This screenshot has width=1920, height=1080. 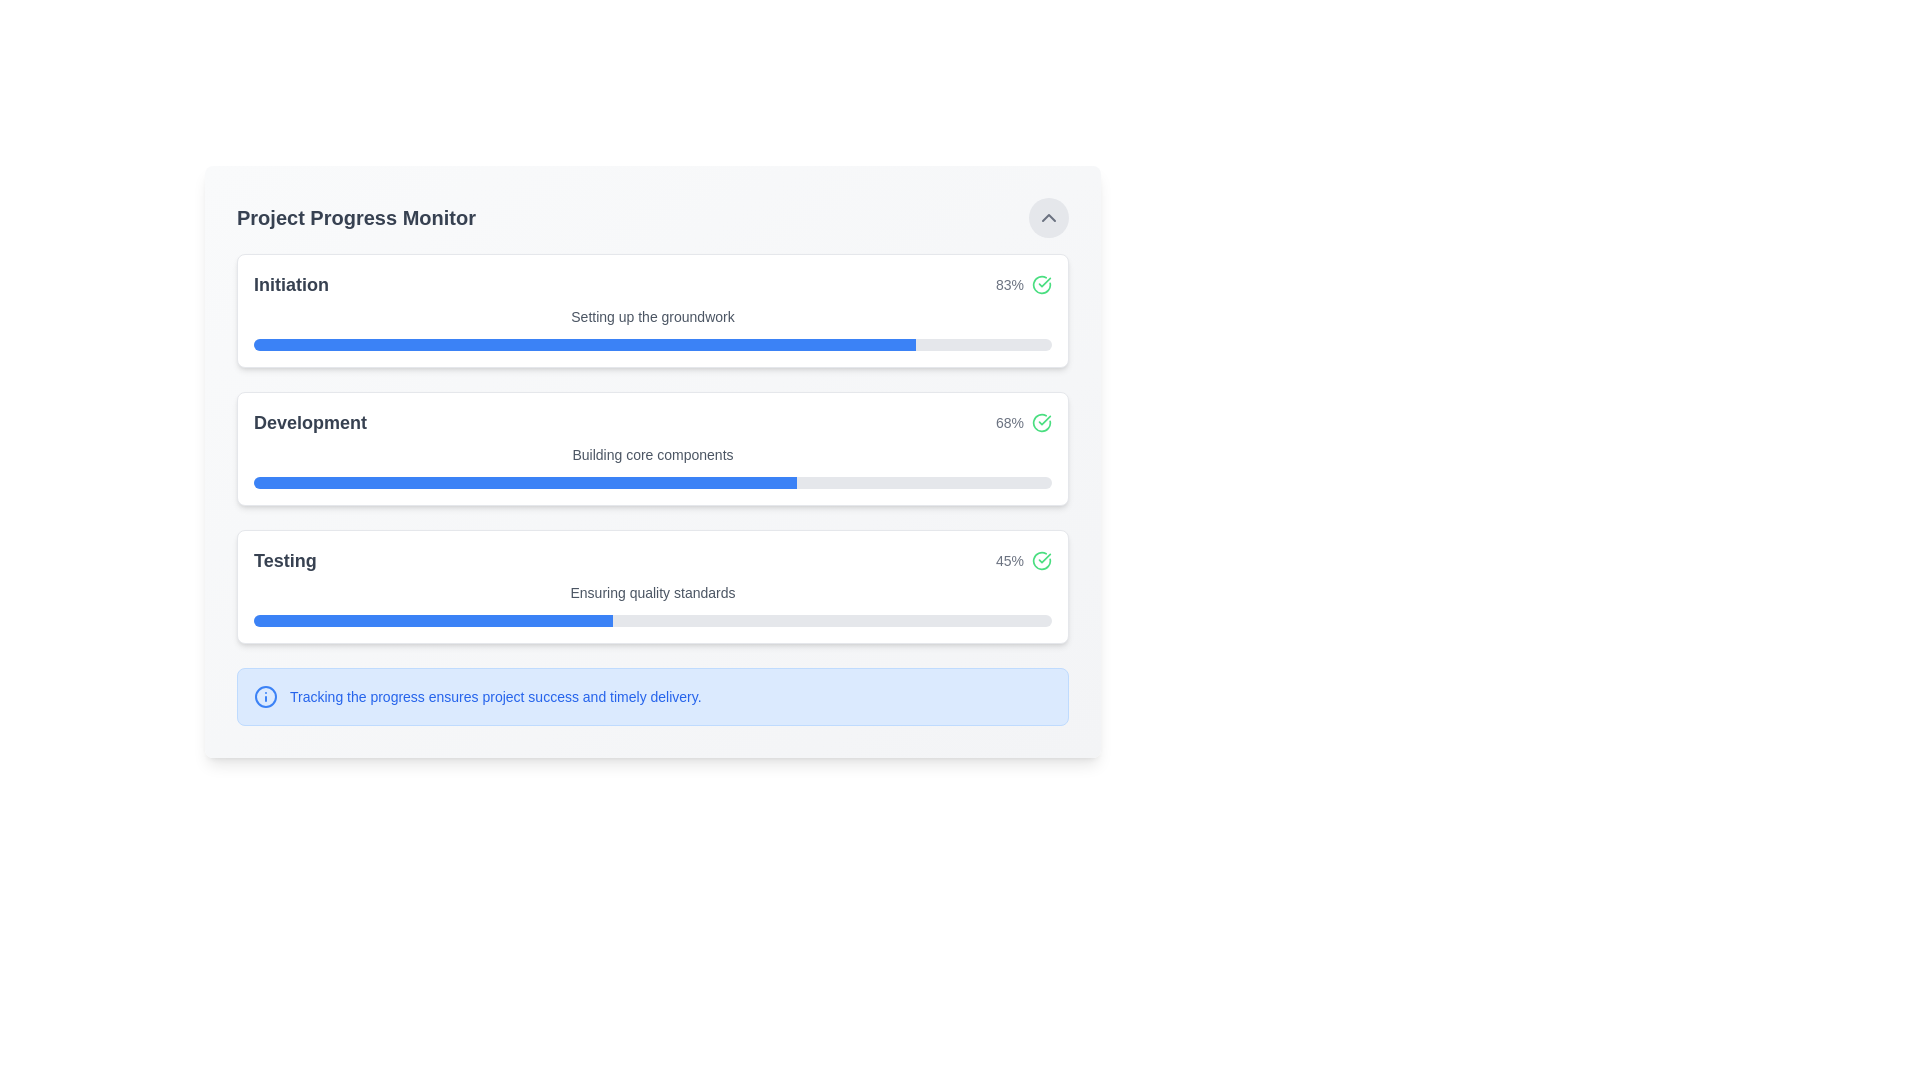 I want to click on the text label displaying '45%' in a small gray font, located in the bottom row of the 'Testing' section, next to a green checkmark icon, so click(x=1009, y=560).